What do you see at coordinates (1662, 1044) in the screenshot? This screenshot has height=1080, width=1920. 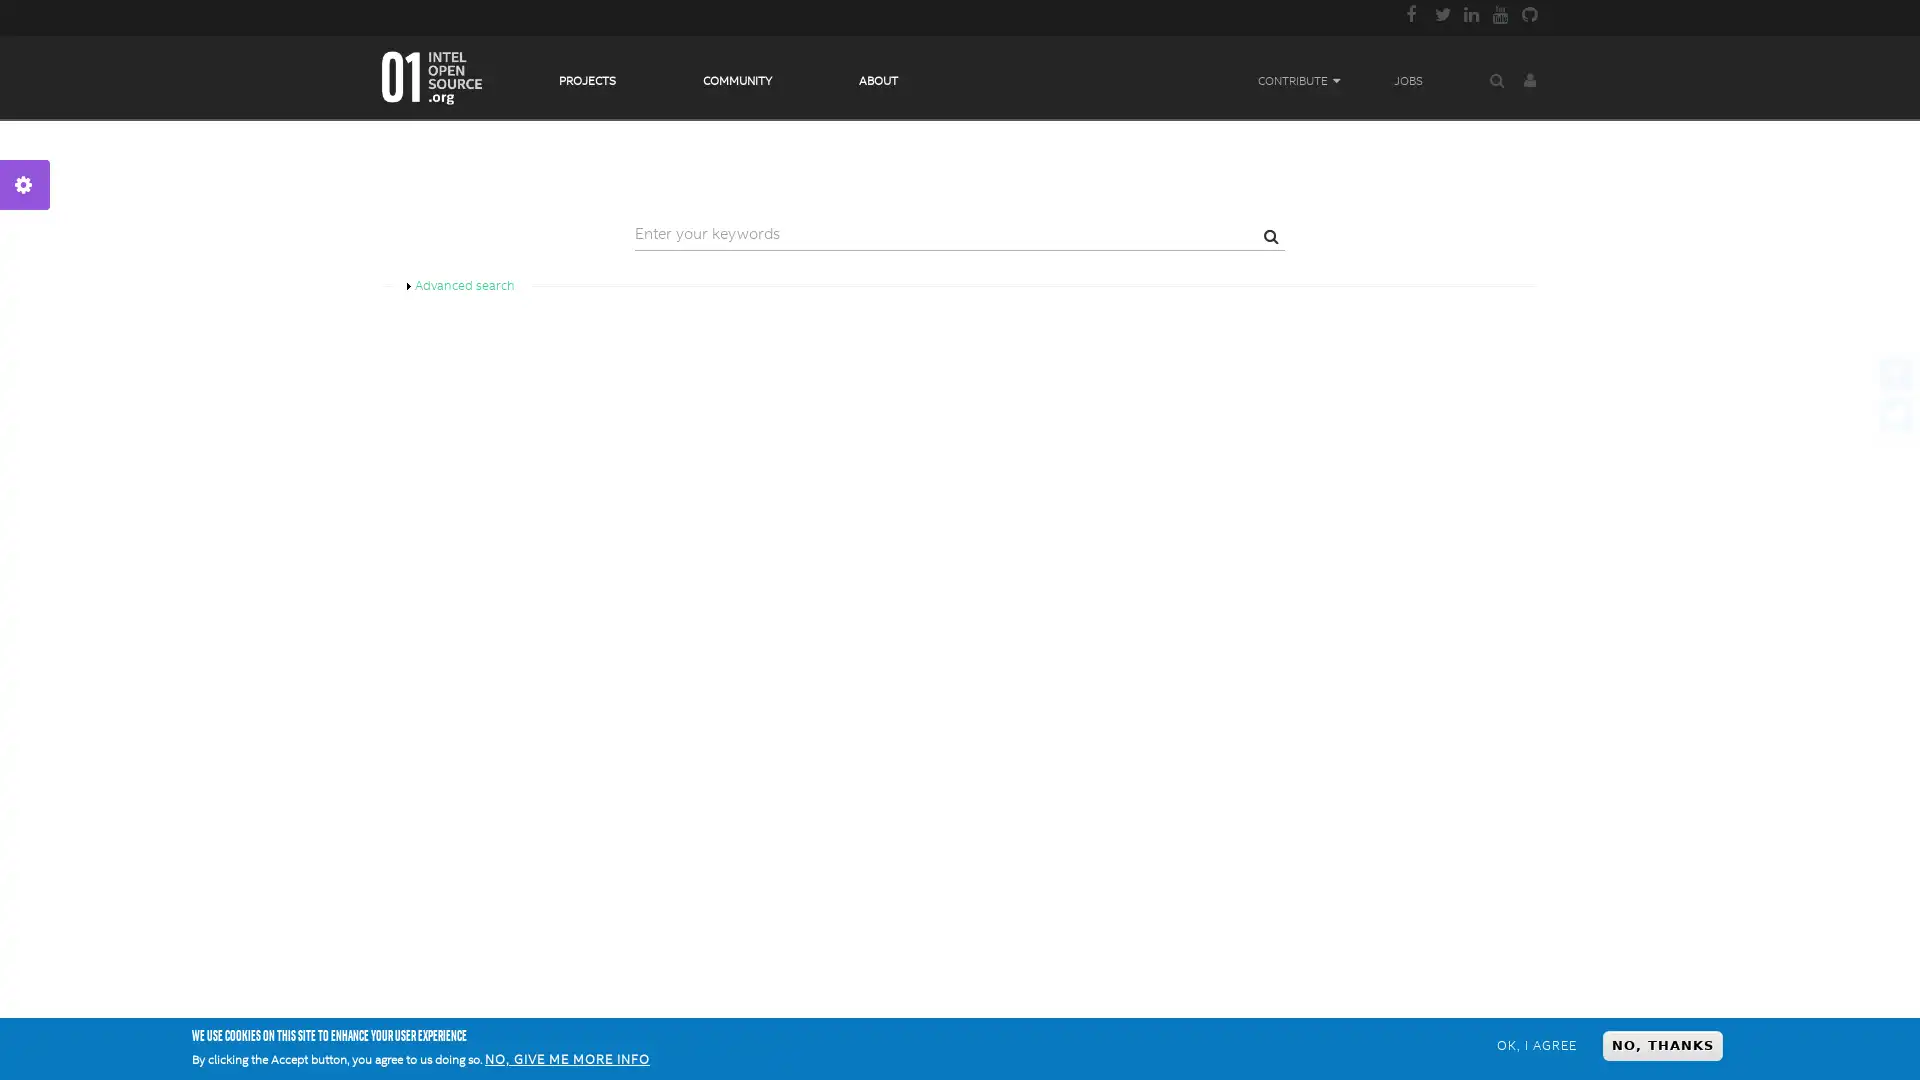 I see `NO, THANKS` at bounding box center [1662, 1044].